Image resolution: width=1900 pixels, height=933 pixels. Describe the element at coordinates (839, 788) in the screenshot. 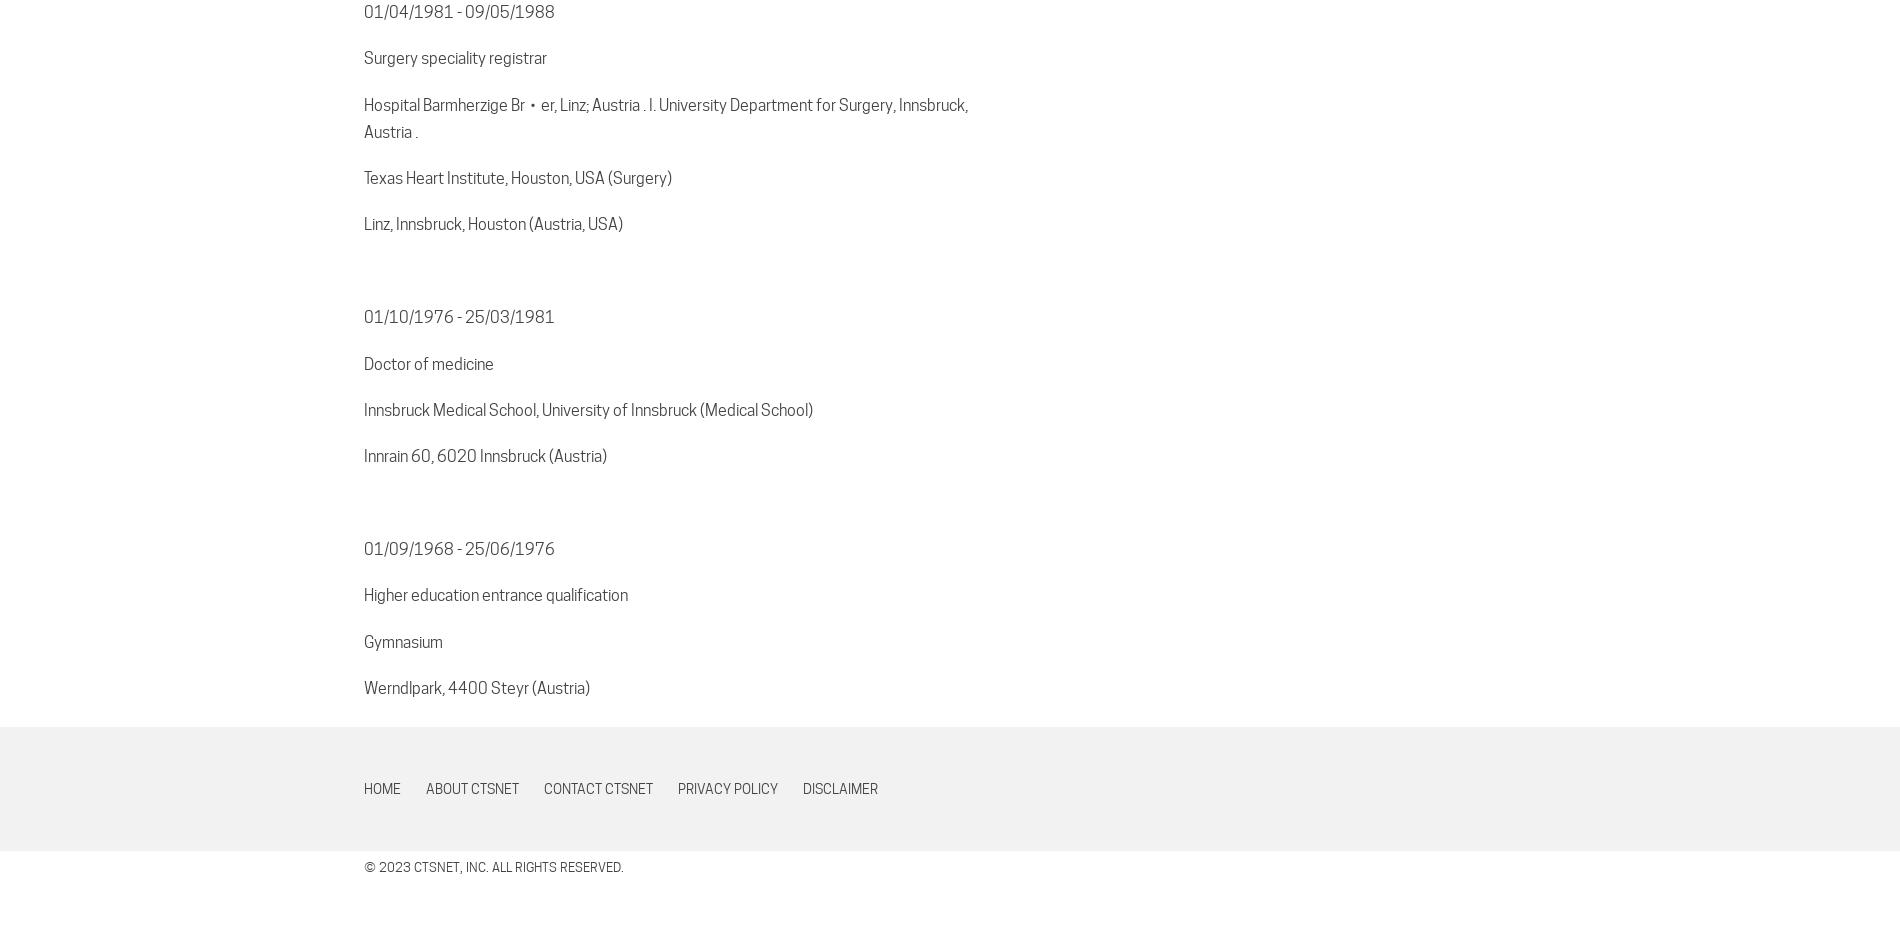

I see `'Disclaimer'` at that location.